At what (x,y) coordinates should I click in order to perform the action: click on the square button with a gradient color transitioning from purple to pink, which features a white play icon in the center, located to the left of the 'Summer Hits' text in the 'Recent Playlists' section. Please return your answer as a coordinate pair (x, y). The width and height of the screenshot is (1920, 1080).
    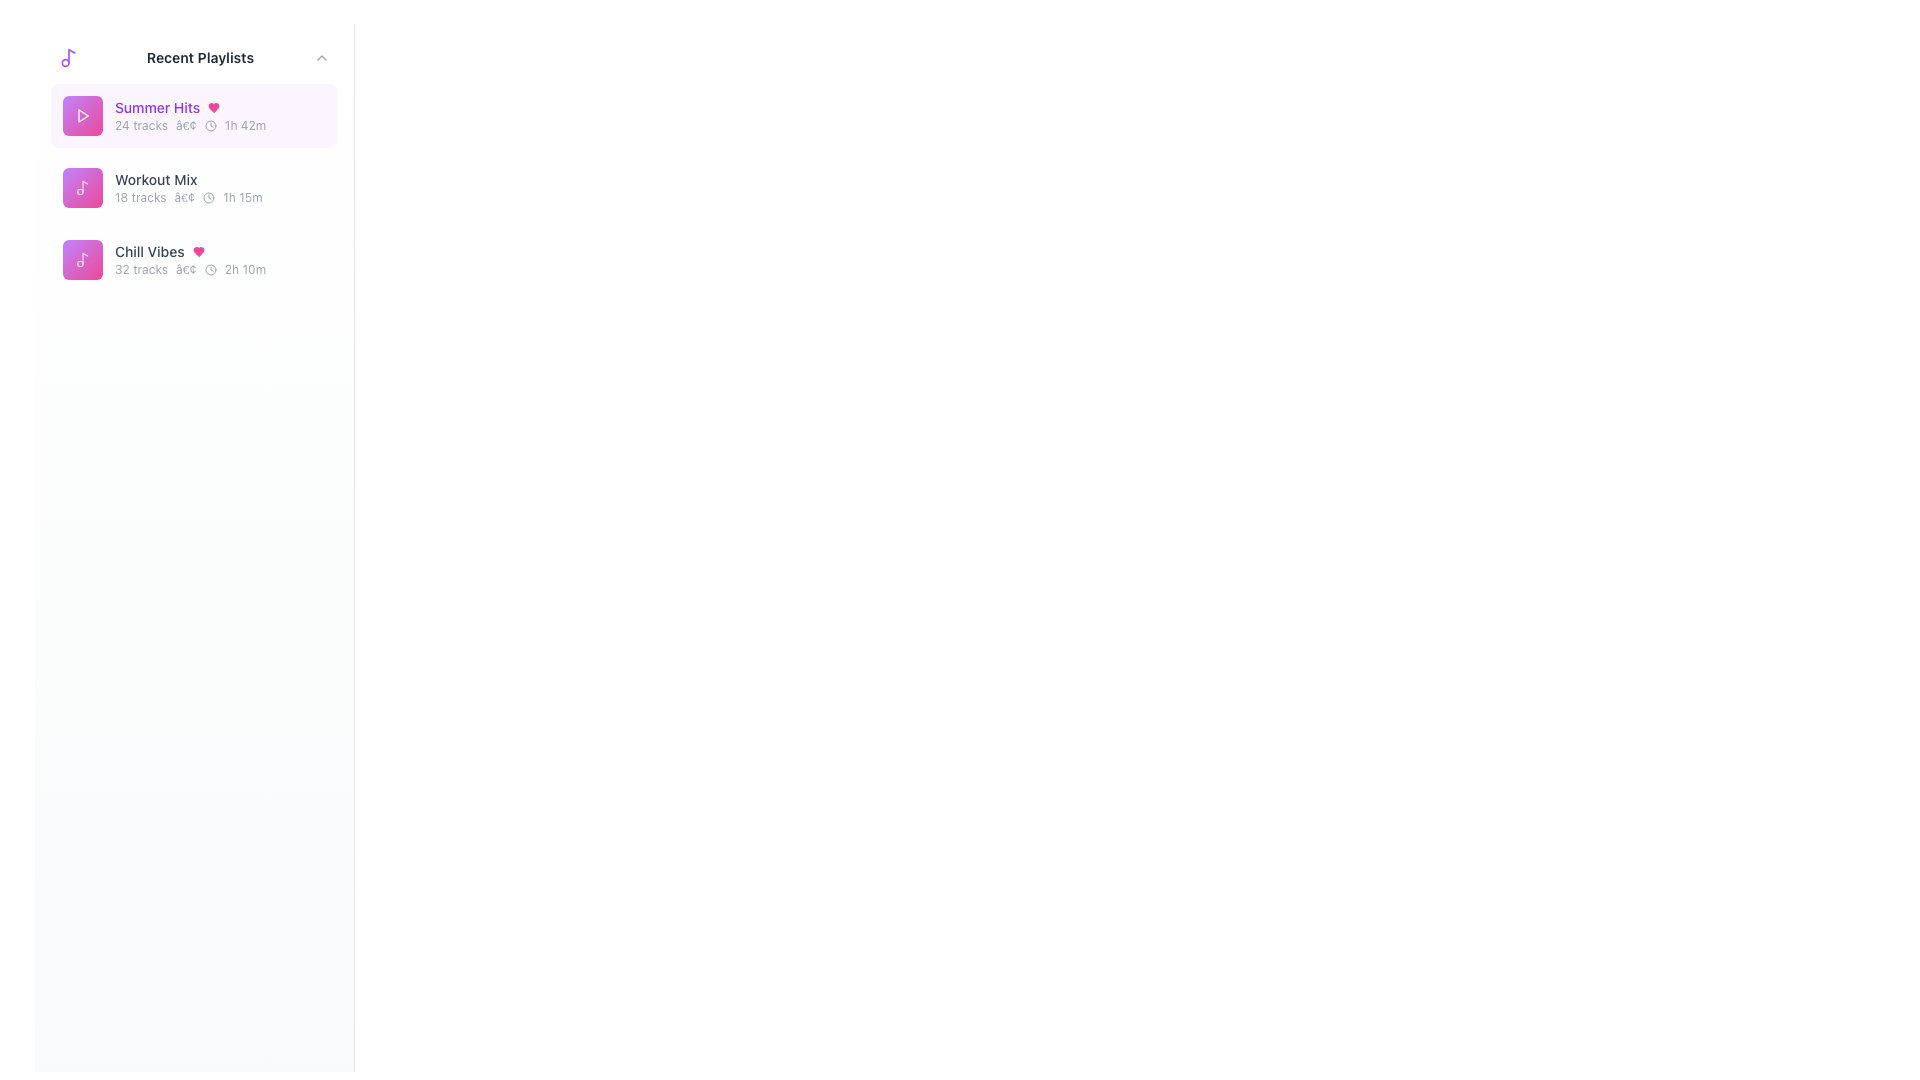
    Looking at the image, I should click on (81, 115).